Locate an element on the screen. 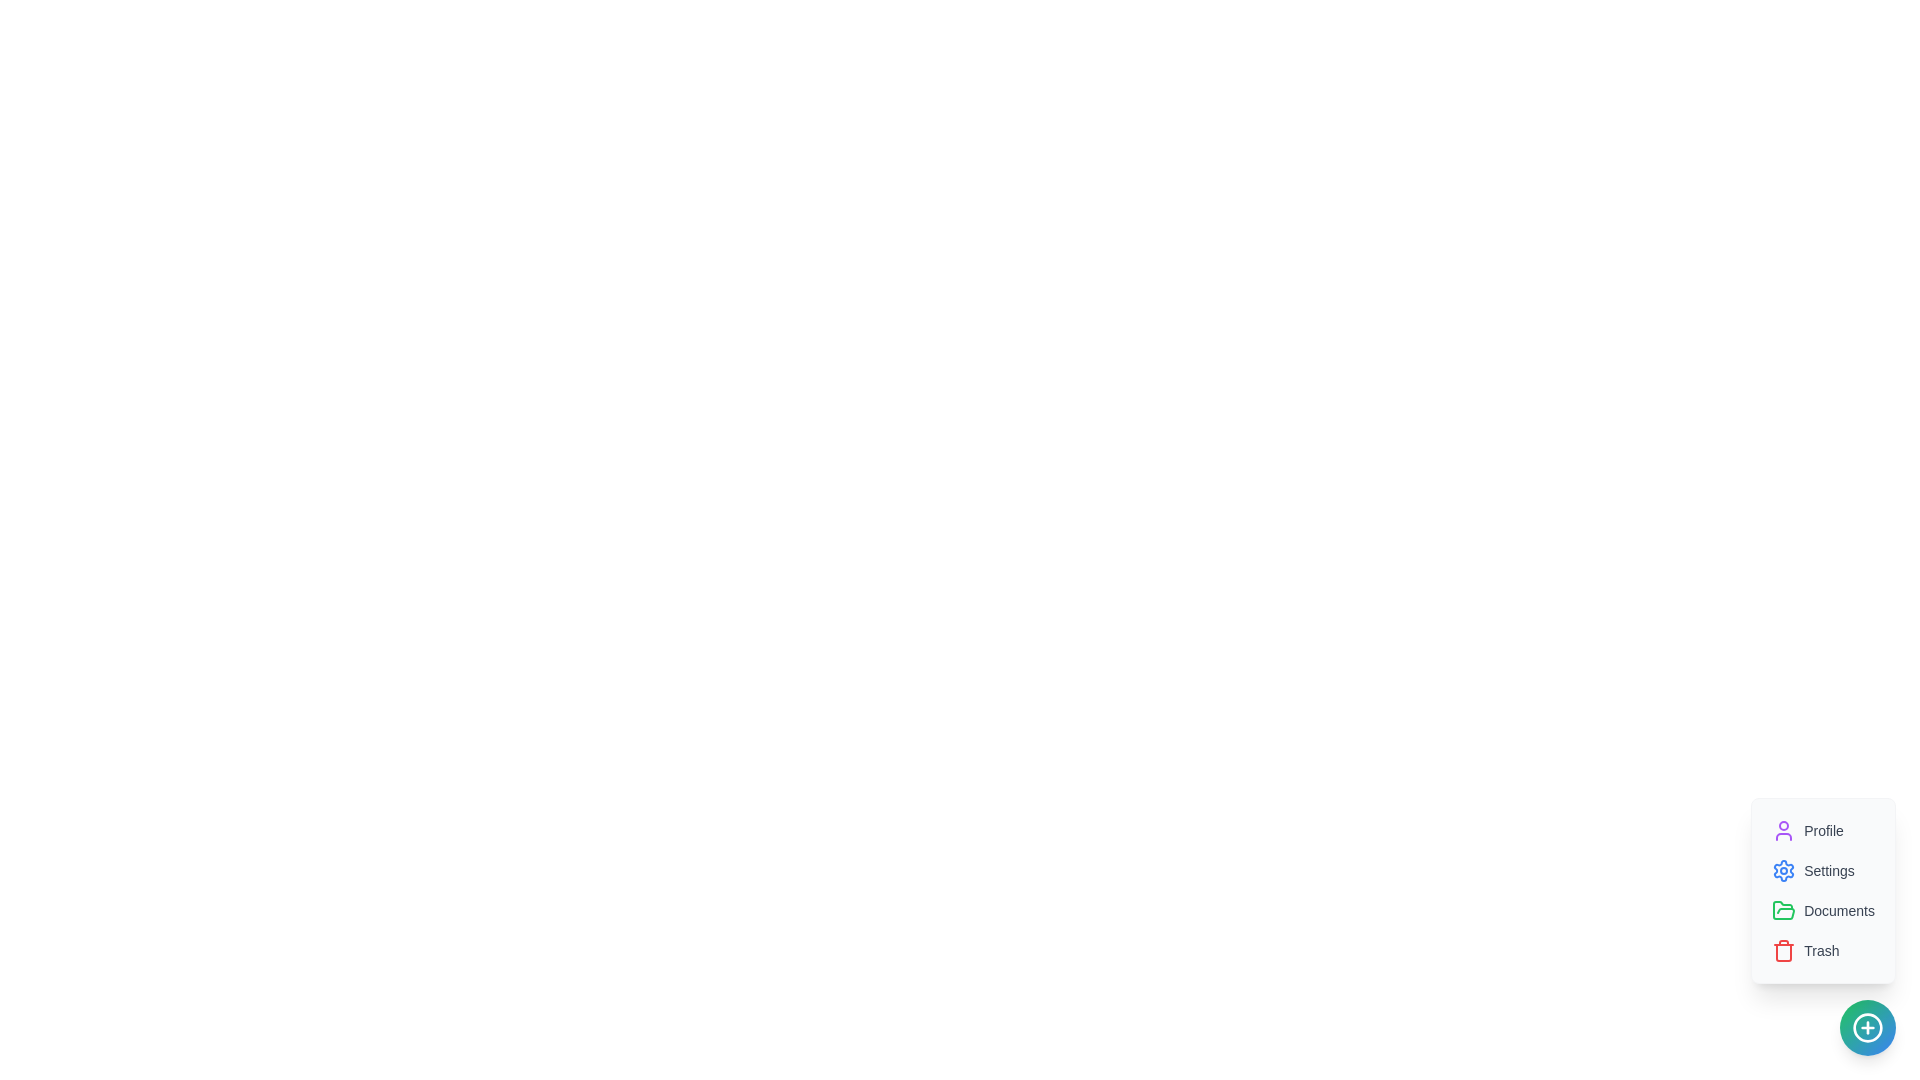 This screenshot has width=1920, height=1080. floating action button to toggle the menu visibility is located at coordinates (1866, 1028).